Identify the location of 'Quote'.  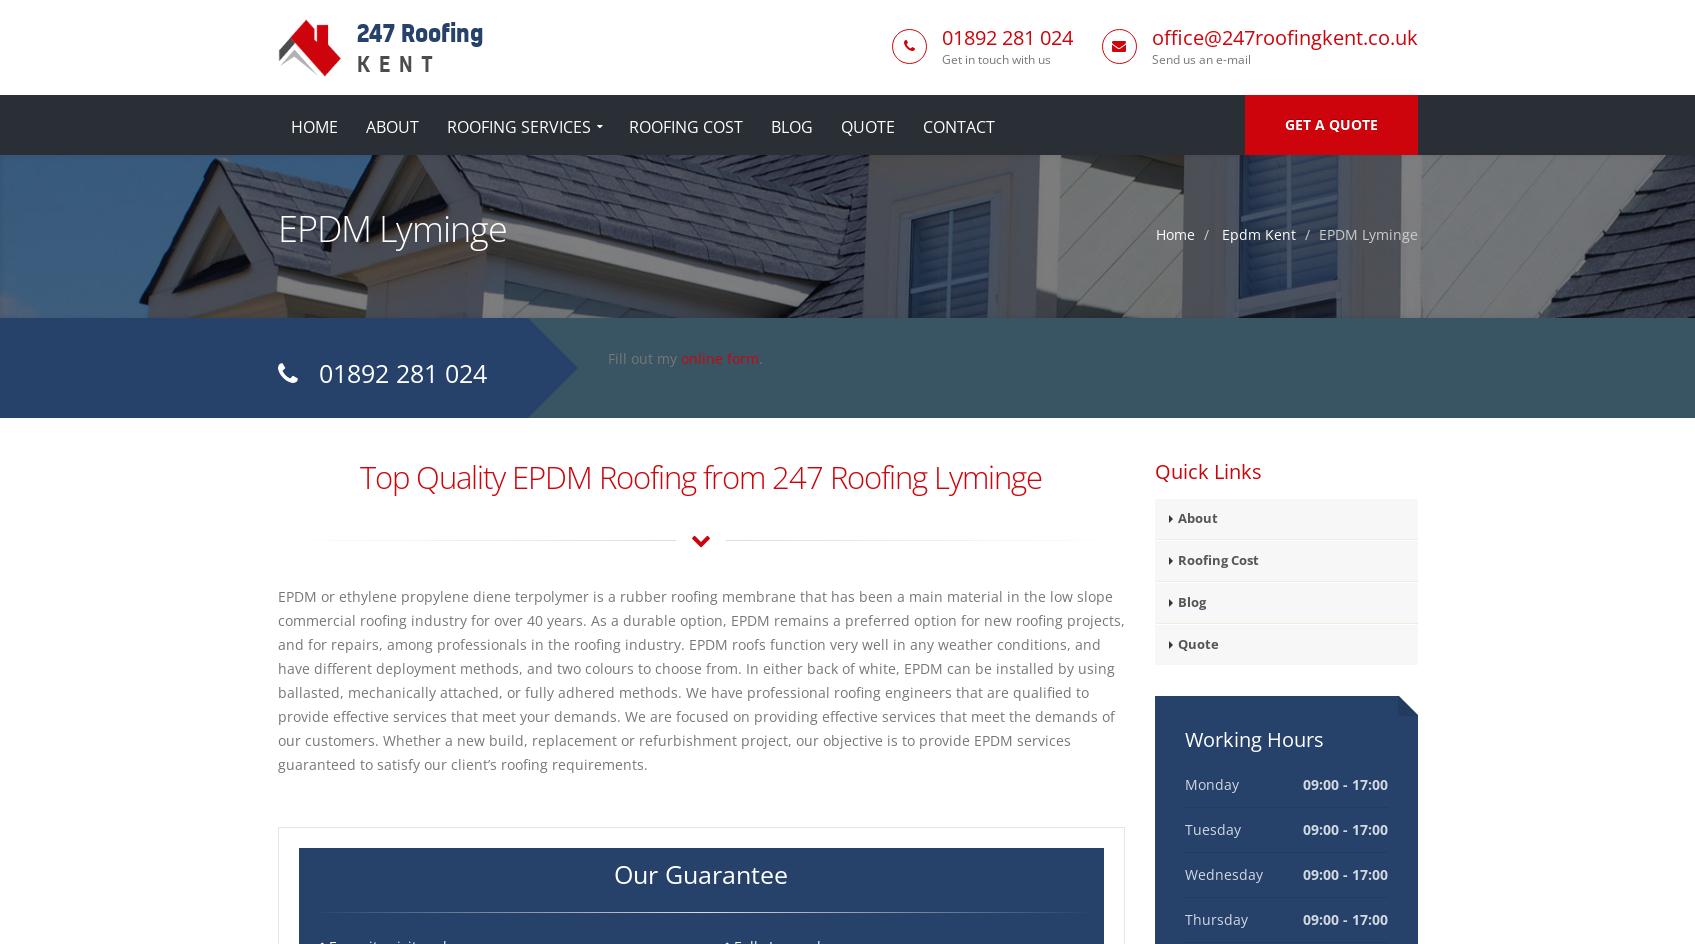
(1198, 644).